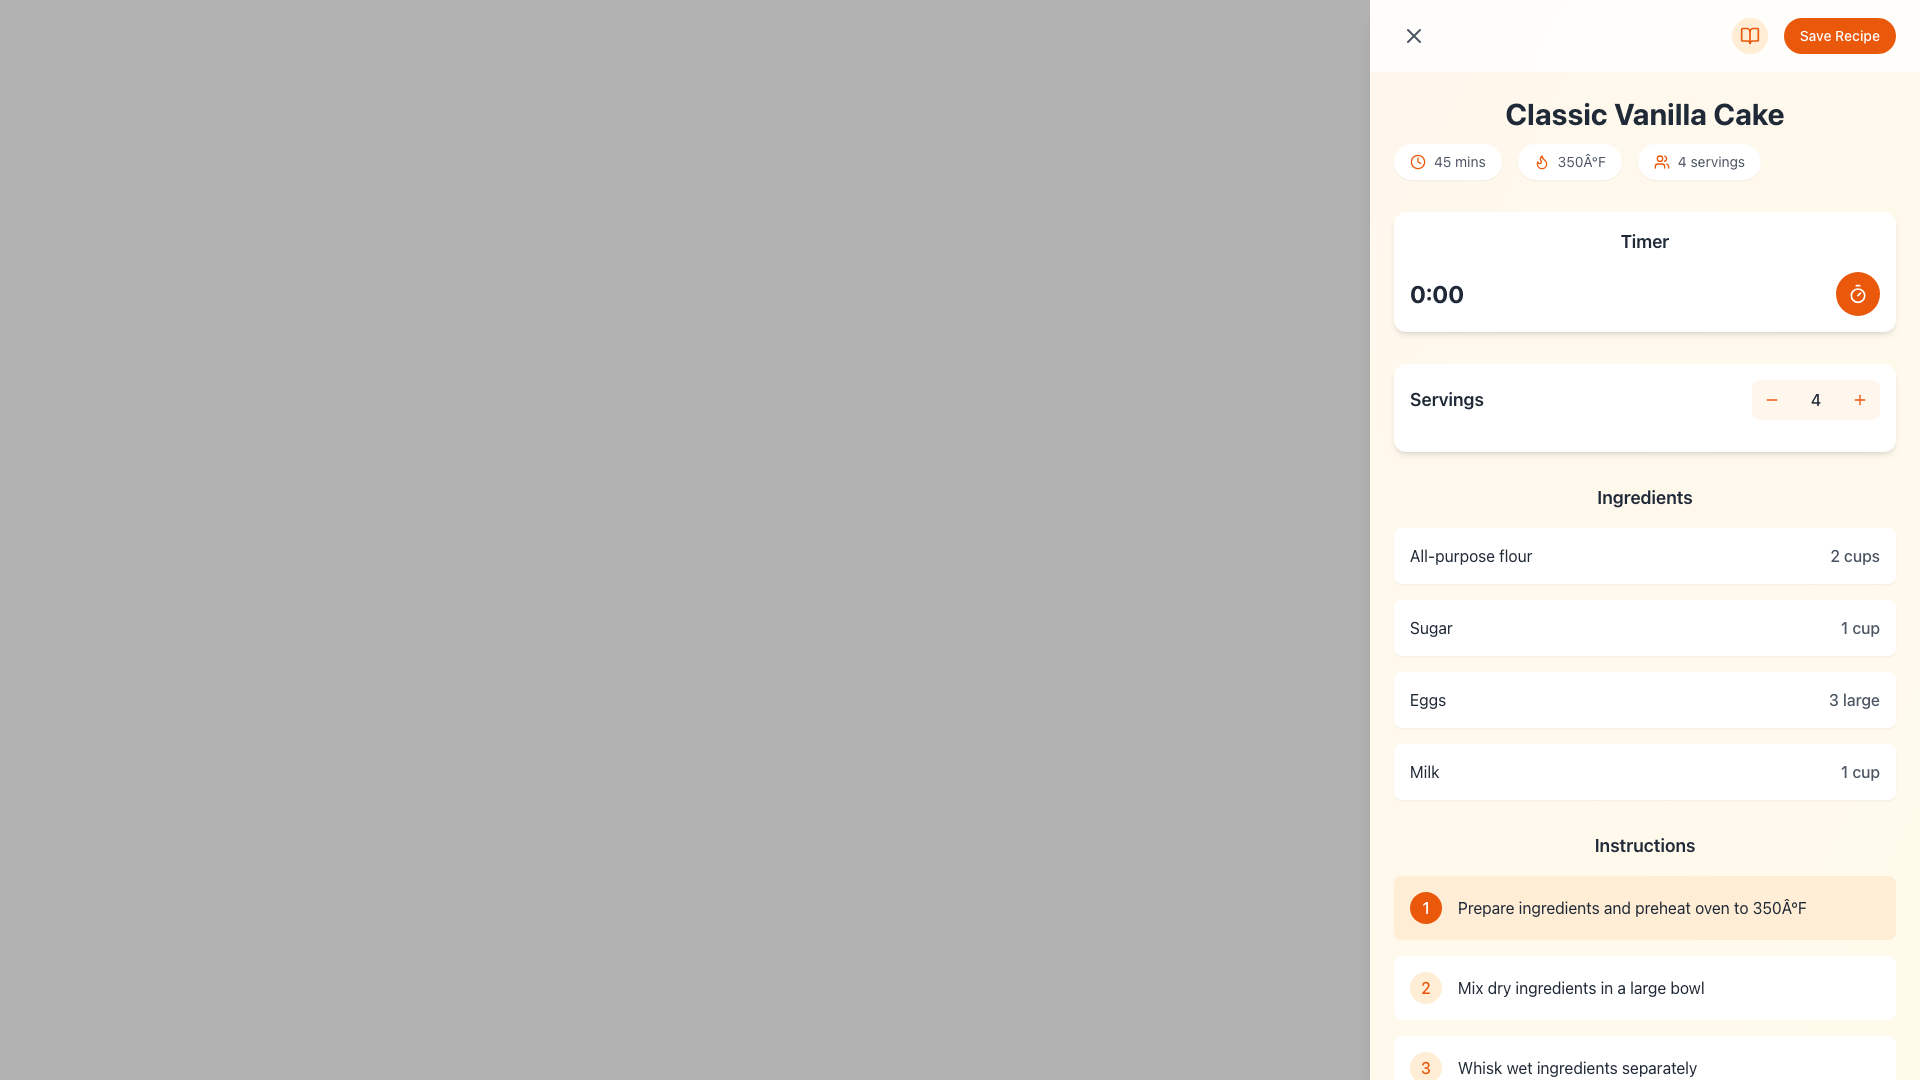 This screenshot has width=1920, height=1080. What do you see at coordinates (1771, 400) in the screenshot?
I see `the Icon button with a minus sign located in the 'Servings' adjustment section of the recipe interface to decrease the serving count` at bounding box center [1771, 400].